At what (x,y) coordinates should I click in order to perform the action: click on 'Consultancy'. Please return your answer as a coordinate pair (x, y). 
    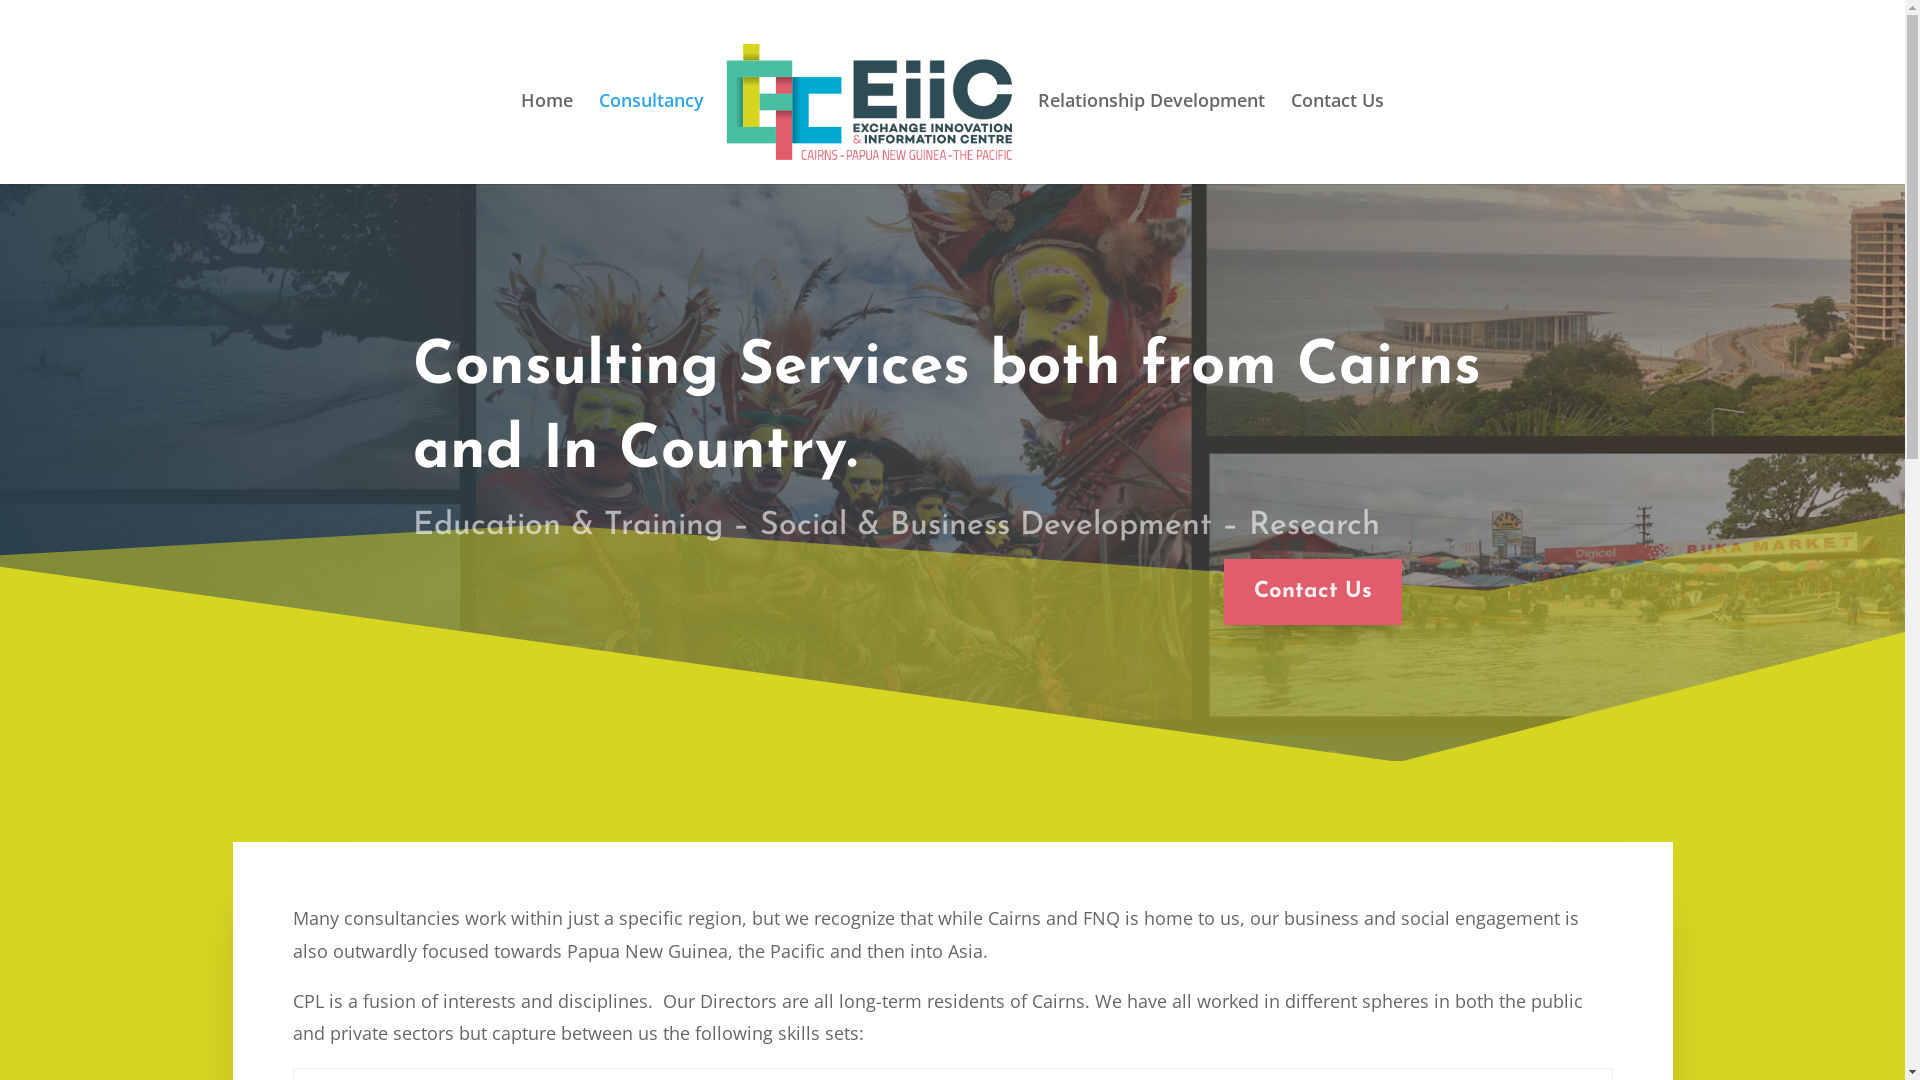
    Looking at the image, I should click on (651, 128).